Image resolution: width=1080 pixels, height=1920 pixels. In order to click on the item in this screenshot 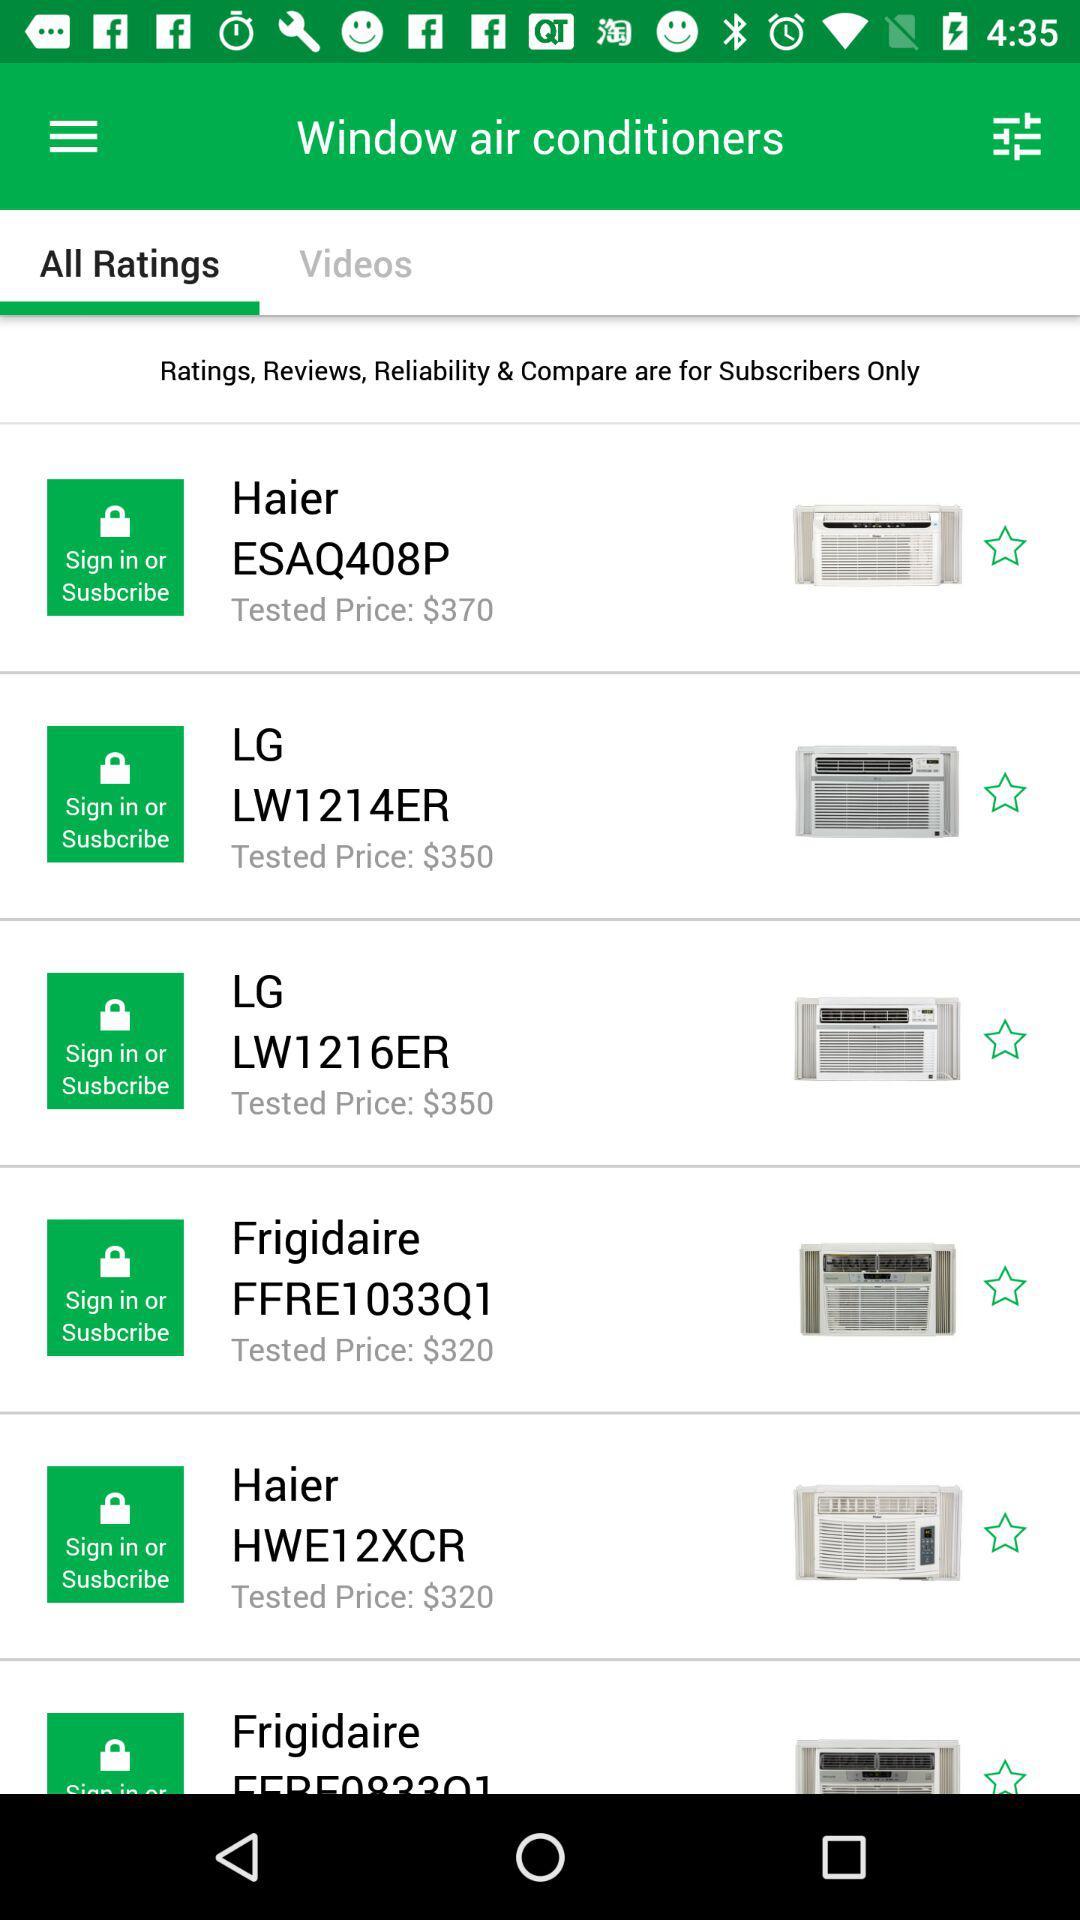, I will do `click(1027, 1288)`.